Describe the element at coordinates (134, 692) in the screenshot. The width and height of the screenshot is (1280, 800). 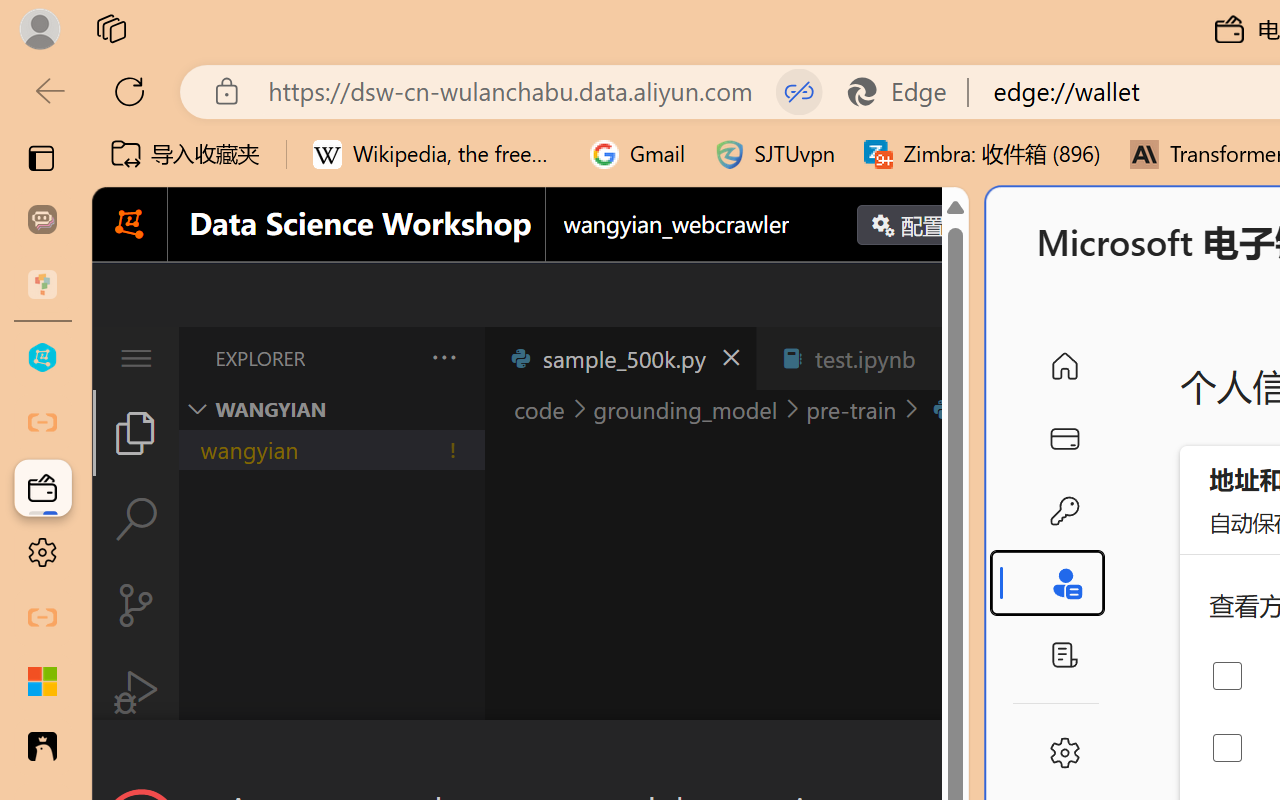
I see `'Run and Debug (Ctrl+Shift+D)'` at that location.